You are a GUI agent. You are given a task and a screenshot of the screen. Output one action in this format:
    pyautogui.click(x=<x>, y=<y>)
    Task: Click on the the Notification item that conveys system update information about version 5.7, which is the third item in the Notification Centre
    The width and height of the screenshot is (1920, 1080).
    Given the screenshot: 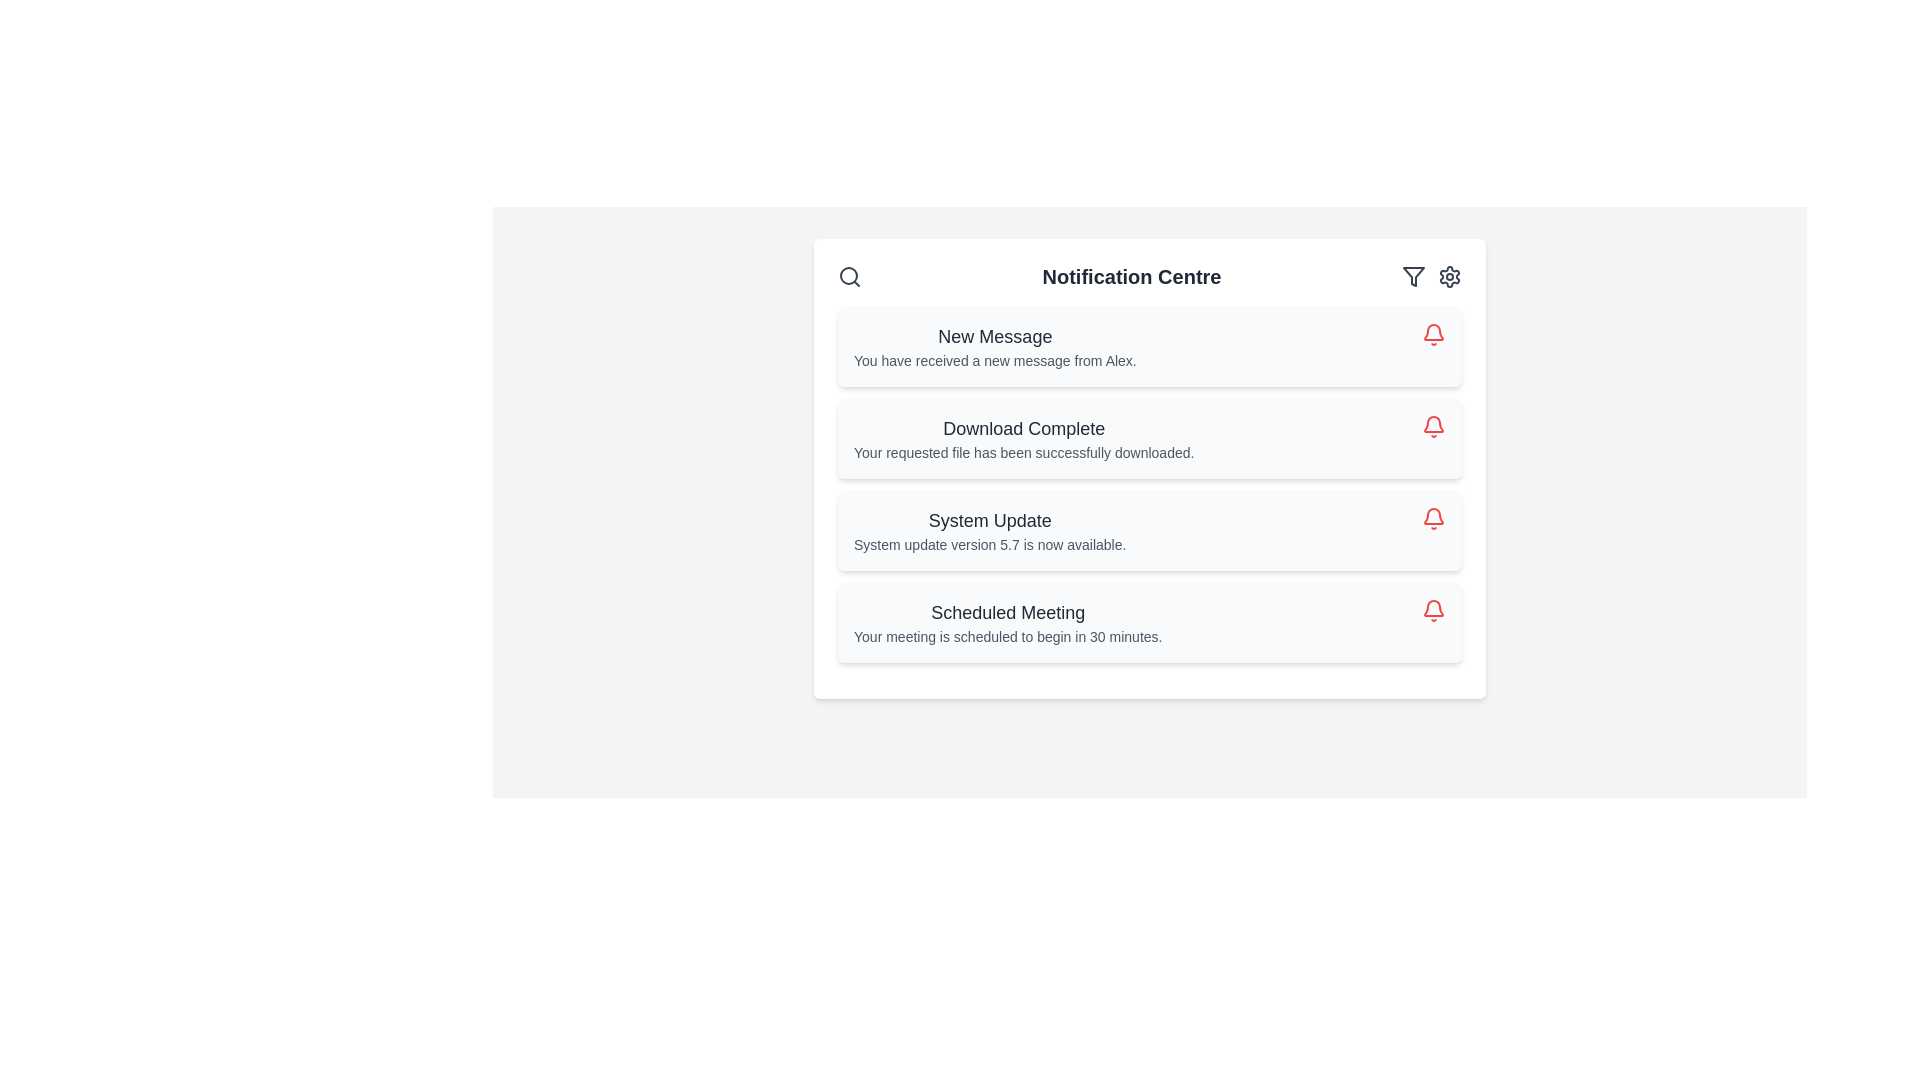 What is the action you would take?
    pyautogui.click(x=1150, y=485)
    